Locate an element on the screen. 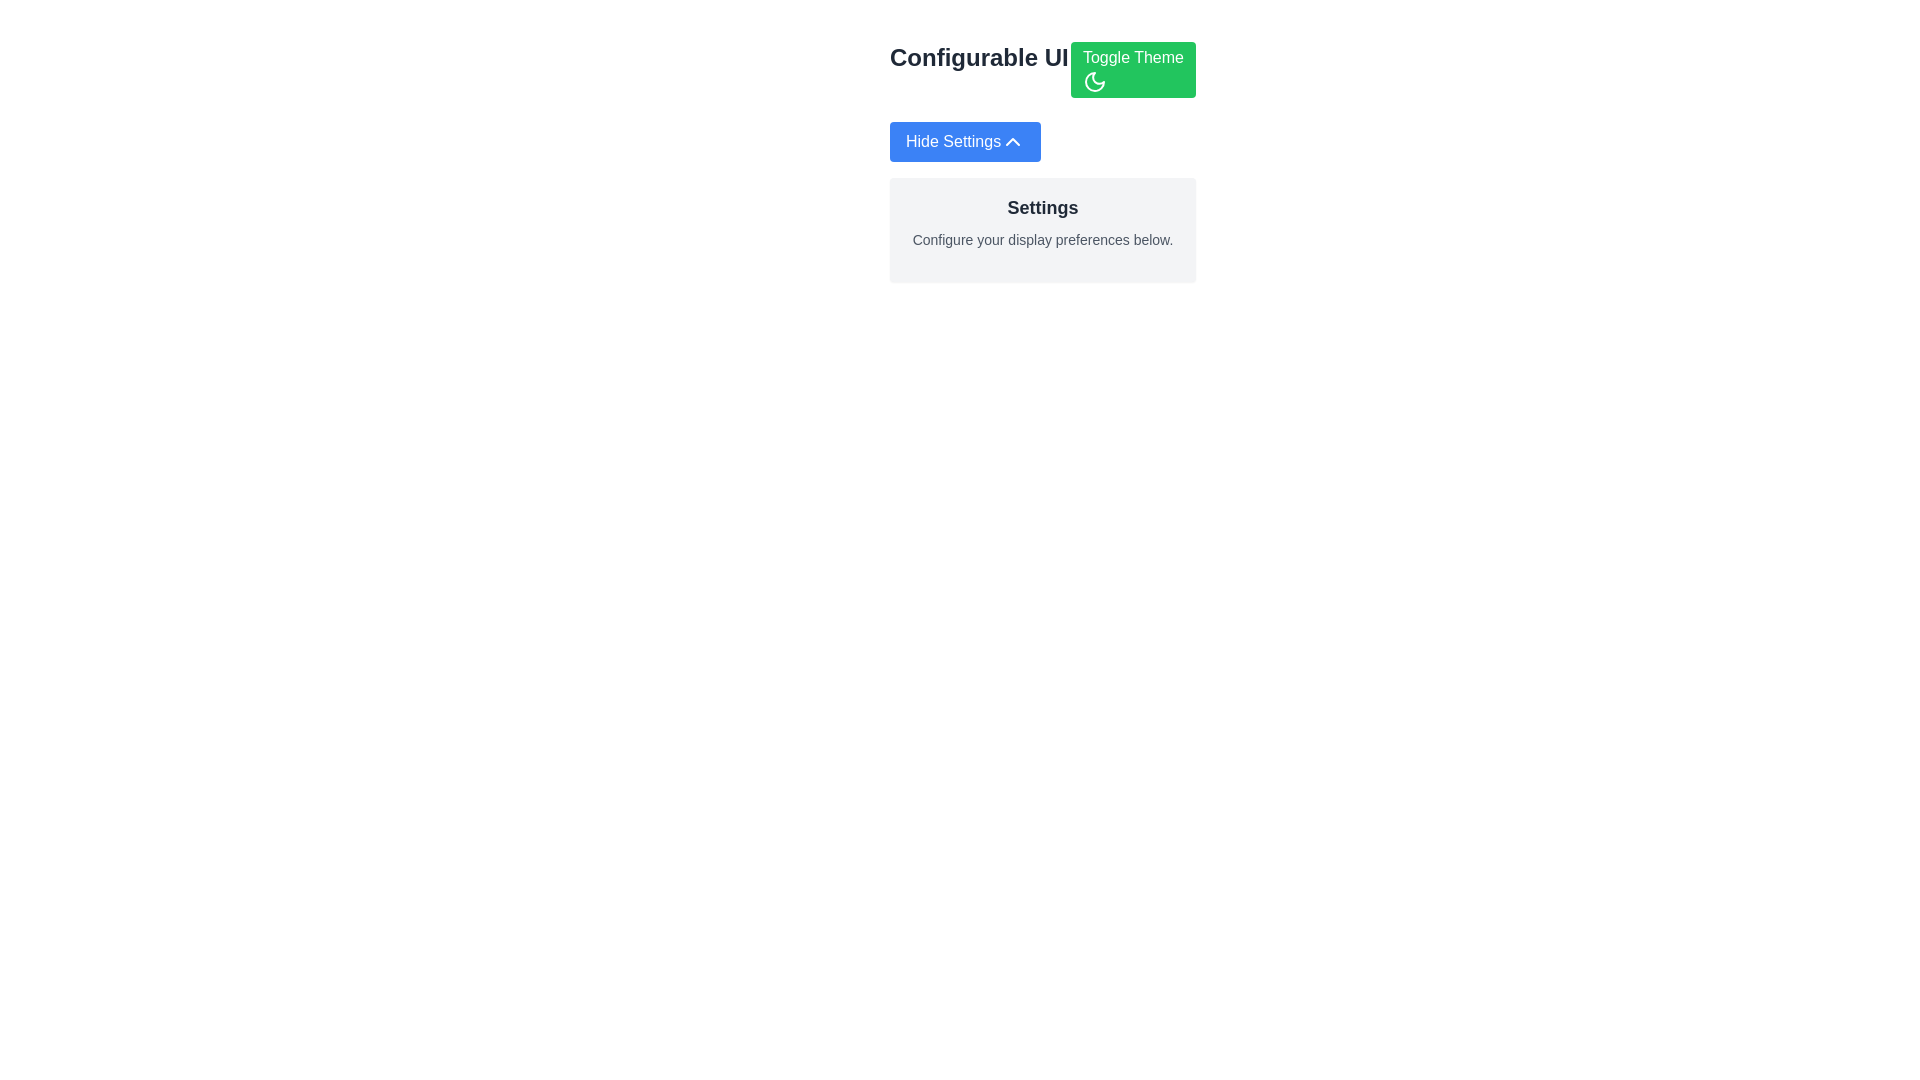  the crescent moon icon within the green rounded rectangle button labeled 'Toggle Theme' if it is accessible is located at coordinates (1093, 80).